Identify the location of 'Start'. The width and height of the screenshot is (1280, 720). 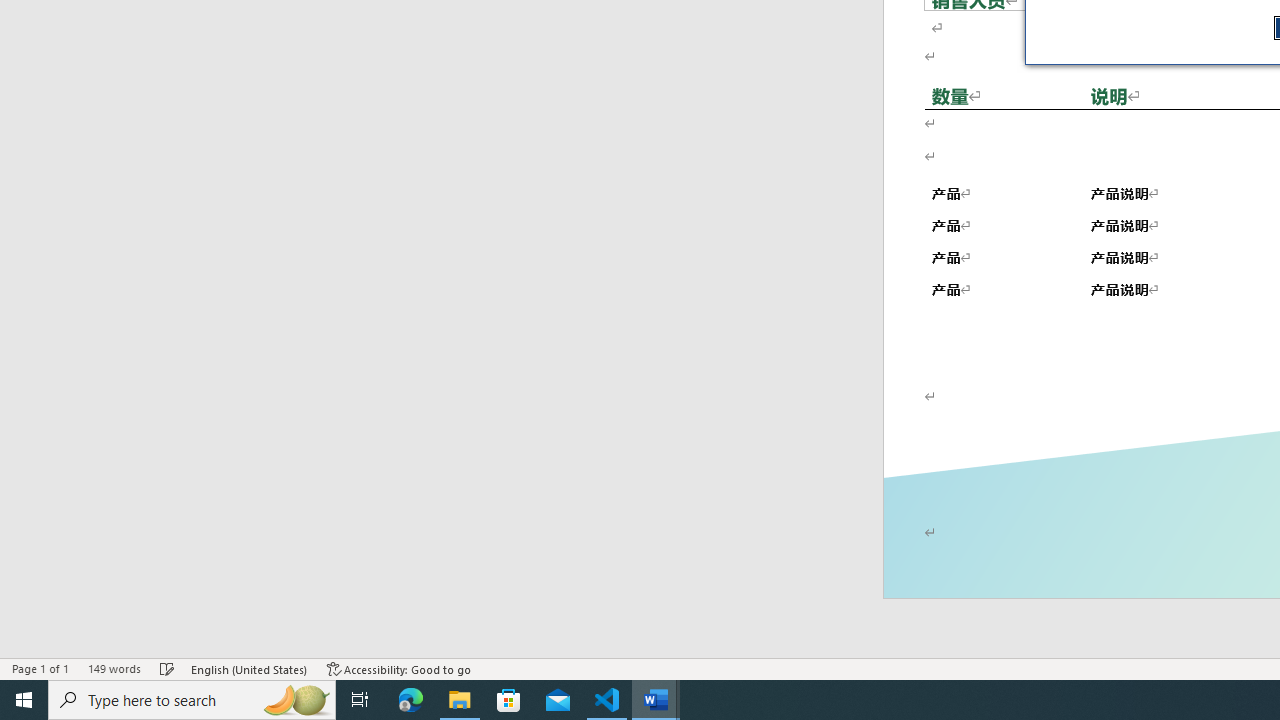
(24, 698).